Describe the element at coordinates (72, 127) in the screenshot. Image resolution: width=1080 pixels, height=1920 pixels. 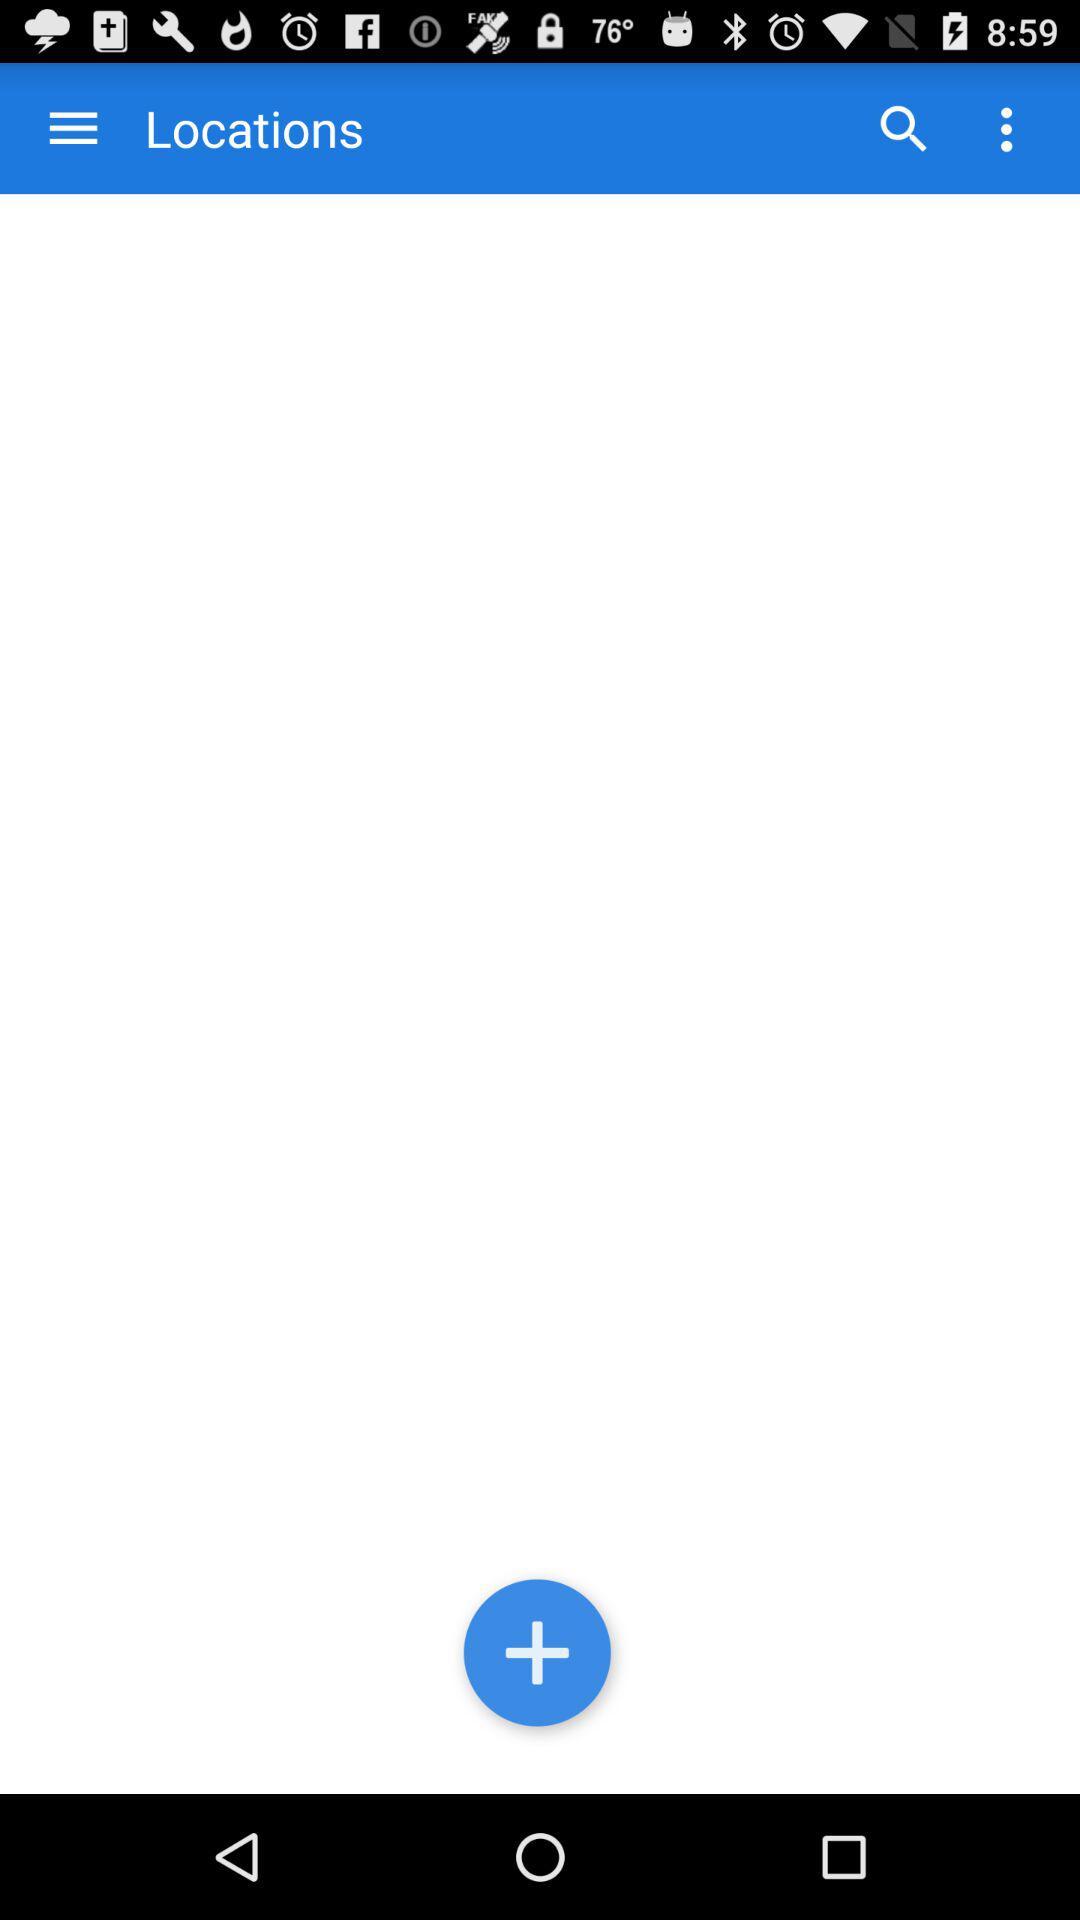
I see `the item to the left of locations app` at that location.